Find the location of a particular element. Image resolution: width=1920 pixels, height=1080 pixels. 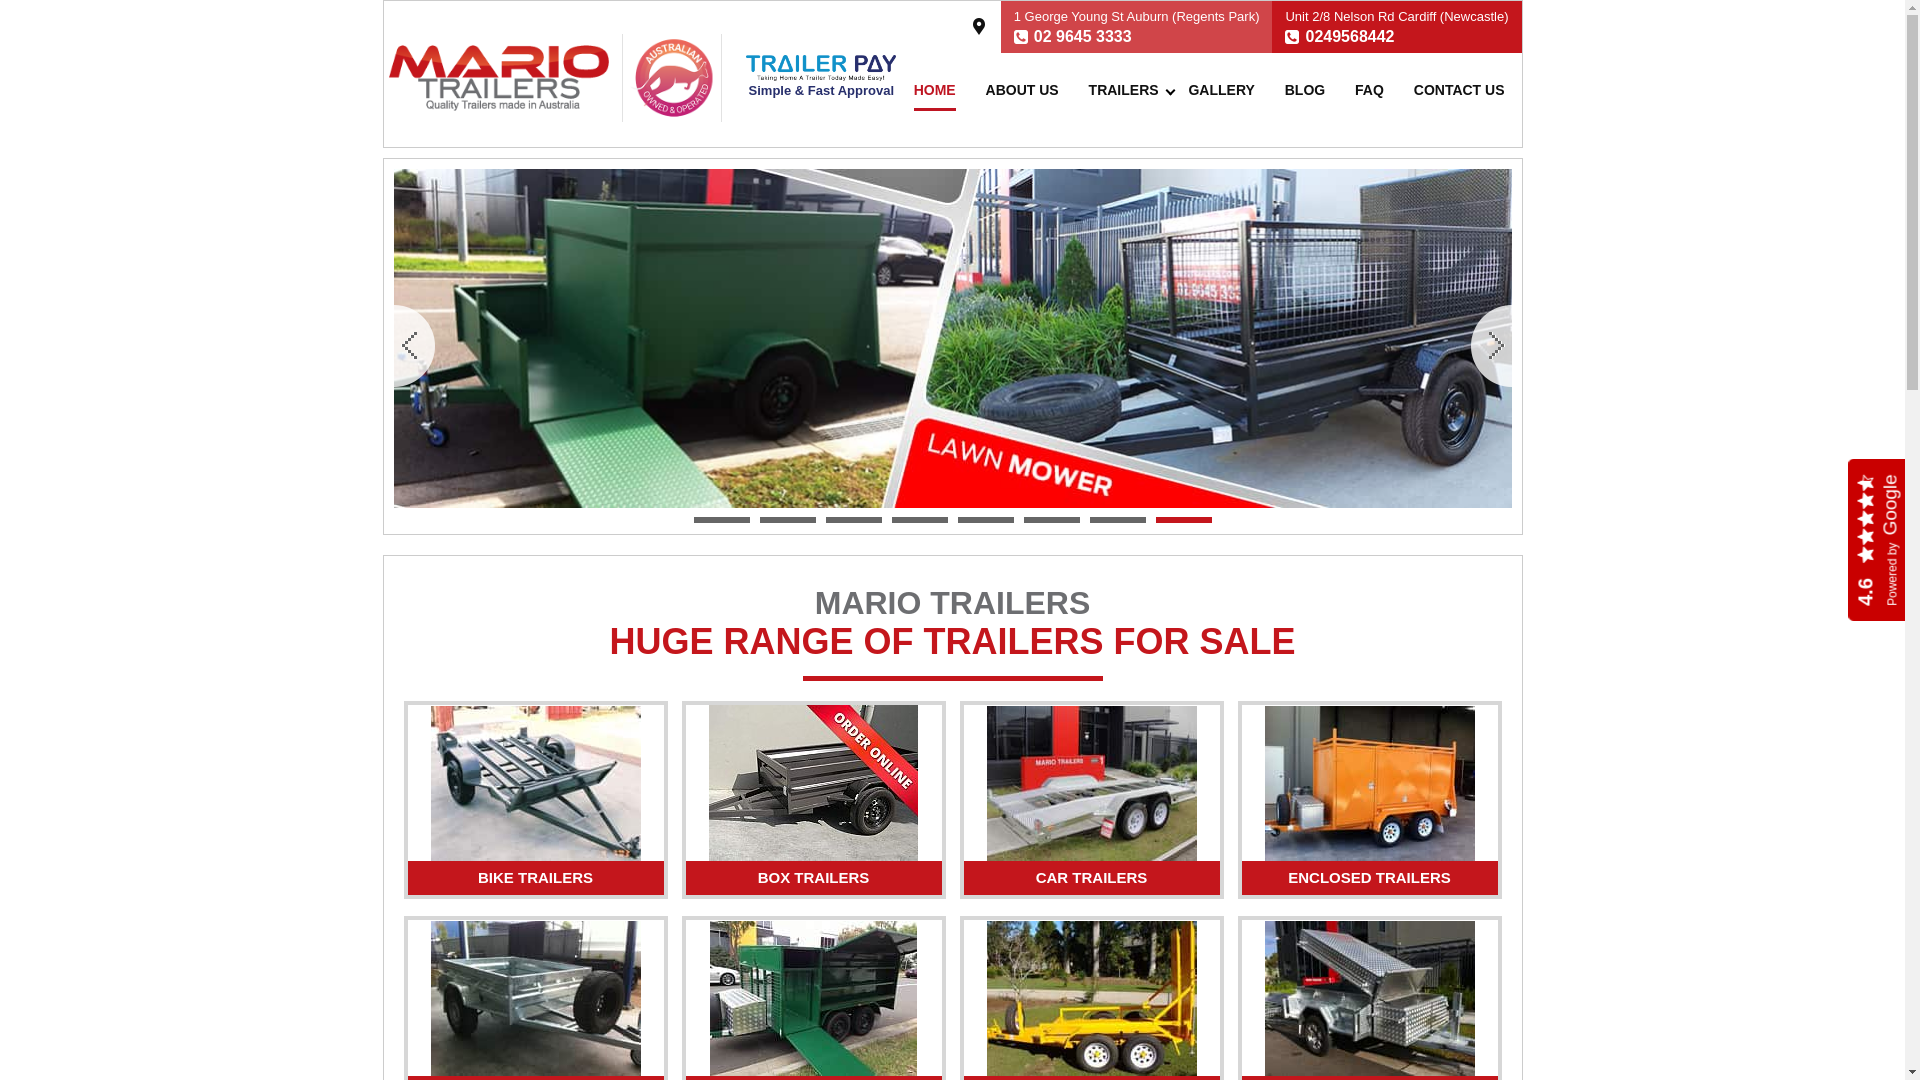

'TRAILERS' is located at coordinates (1123, 88).